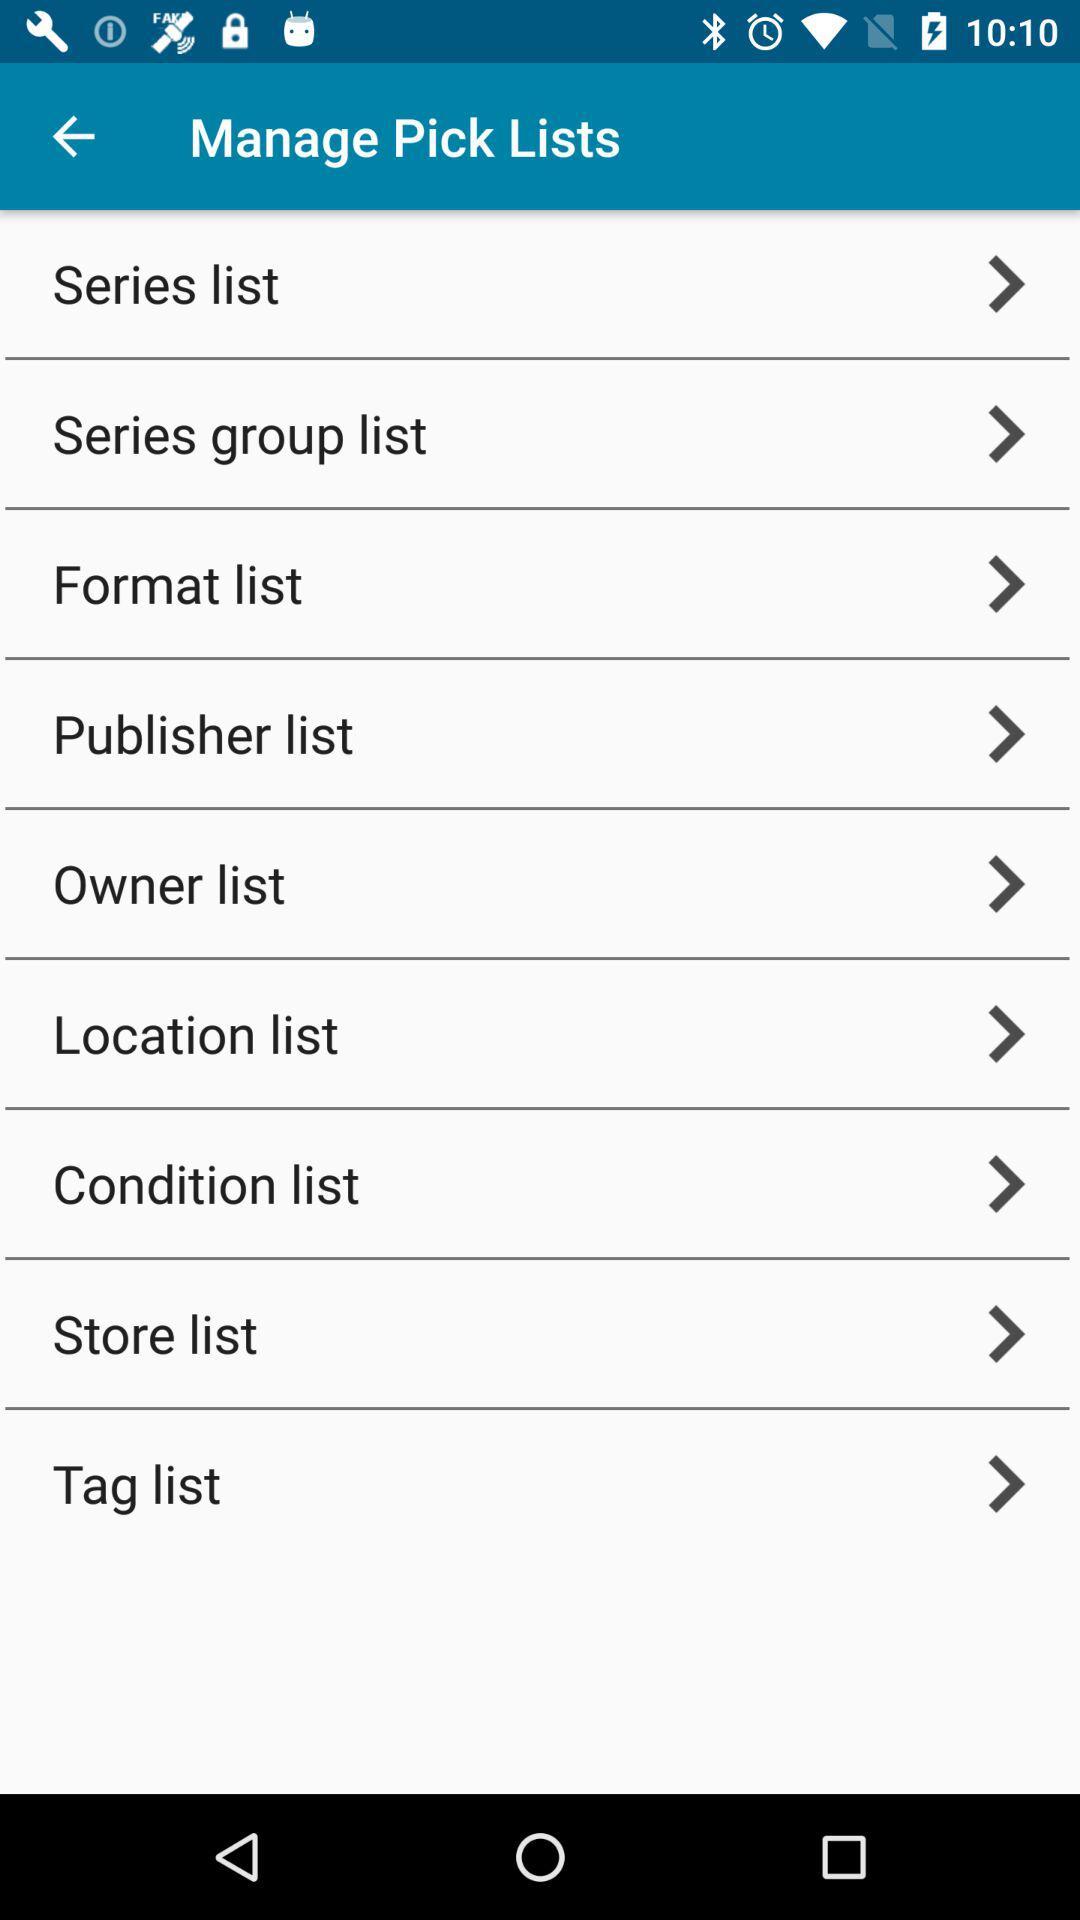 The height and width of the screenshot is (1920, 1080). What do you see at coordinates (72, 135) in the screenshot?
I see `icon at the top left corner` at bounding box center [72, 135].